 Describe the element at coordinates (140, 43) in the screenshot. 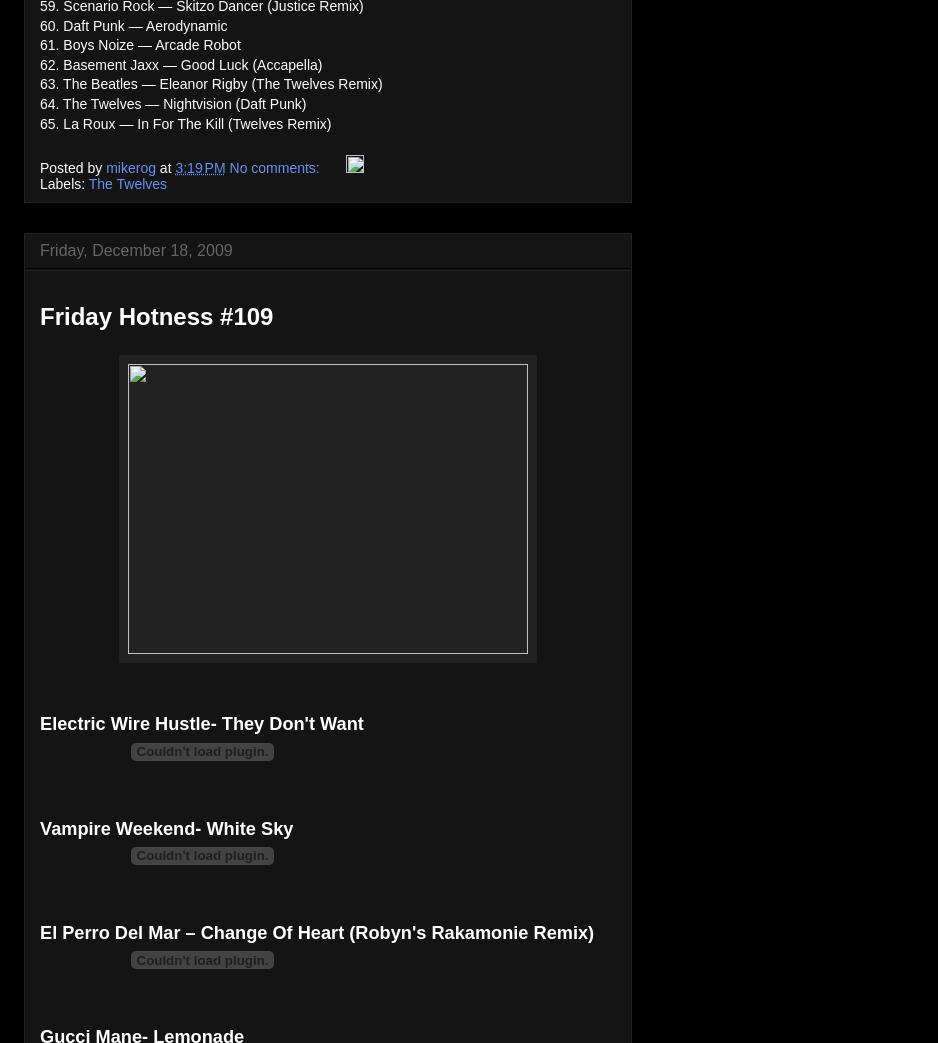

I see `'61. Boys Noize — Arcade Robot'` at that location.